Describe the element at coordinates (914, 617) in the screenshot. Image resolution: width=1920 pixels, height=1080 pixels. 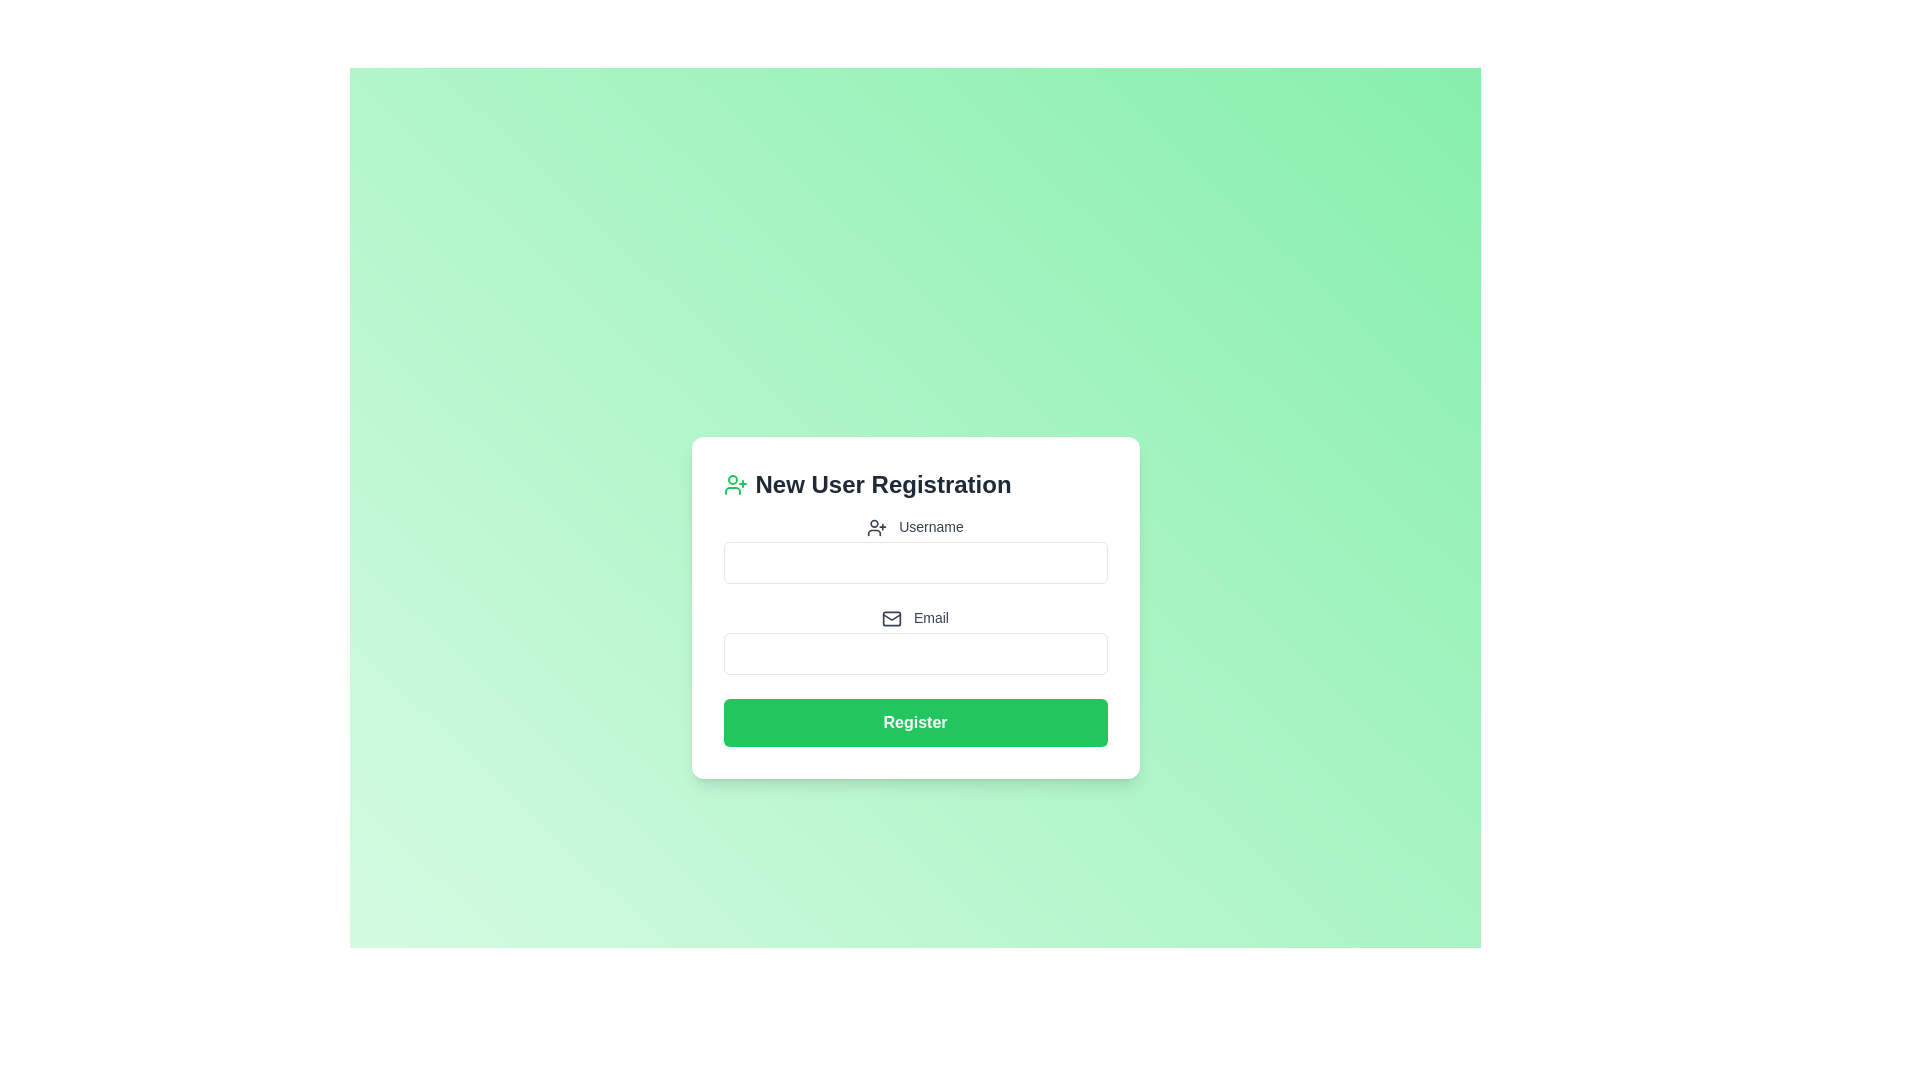
I see `the 'Email' label, which is a bold text label with an envelope icon on its left side, positioned above the email input field in the middle section of the form` at that location.